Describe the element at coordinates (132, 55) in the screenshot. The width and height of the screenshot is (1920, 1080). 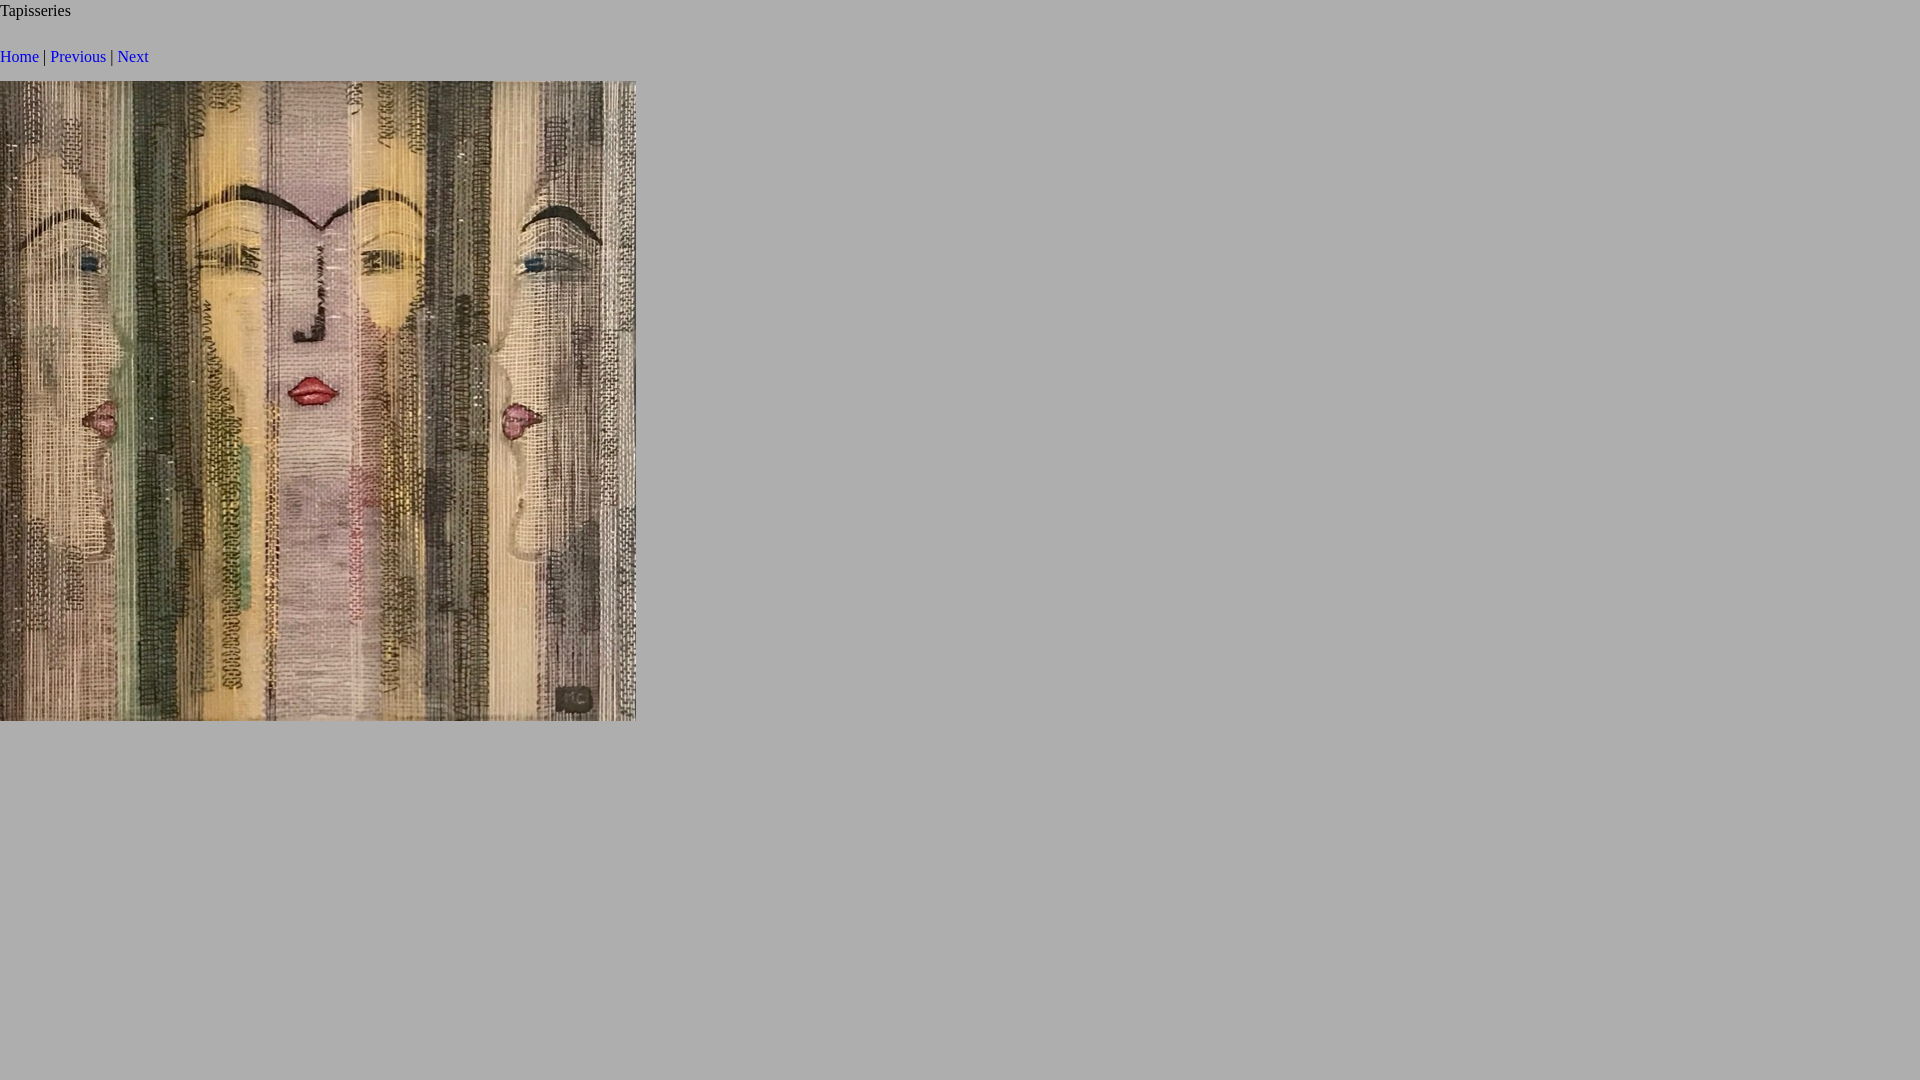
I see `'Next'` at that location.